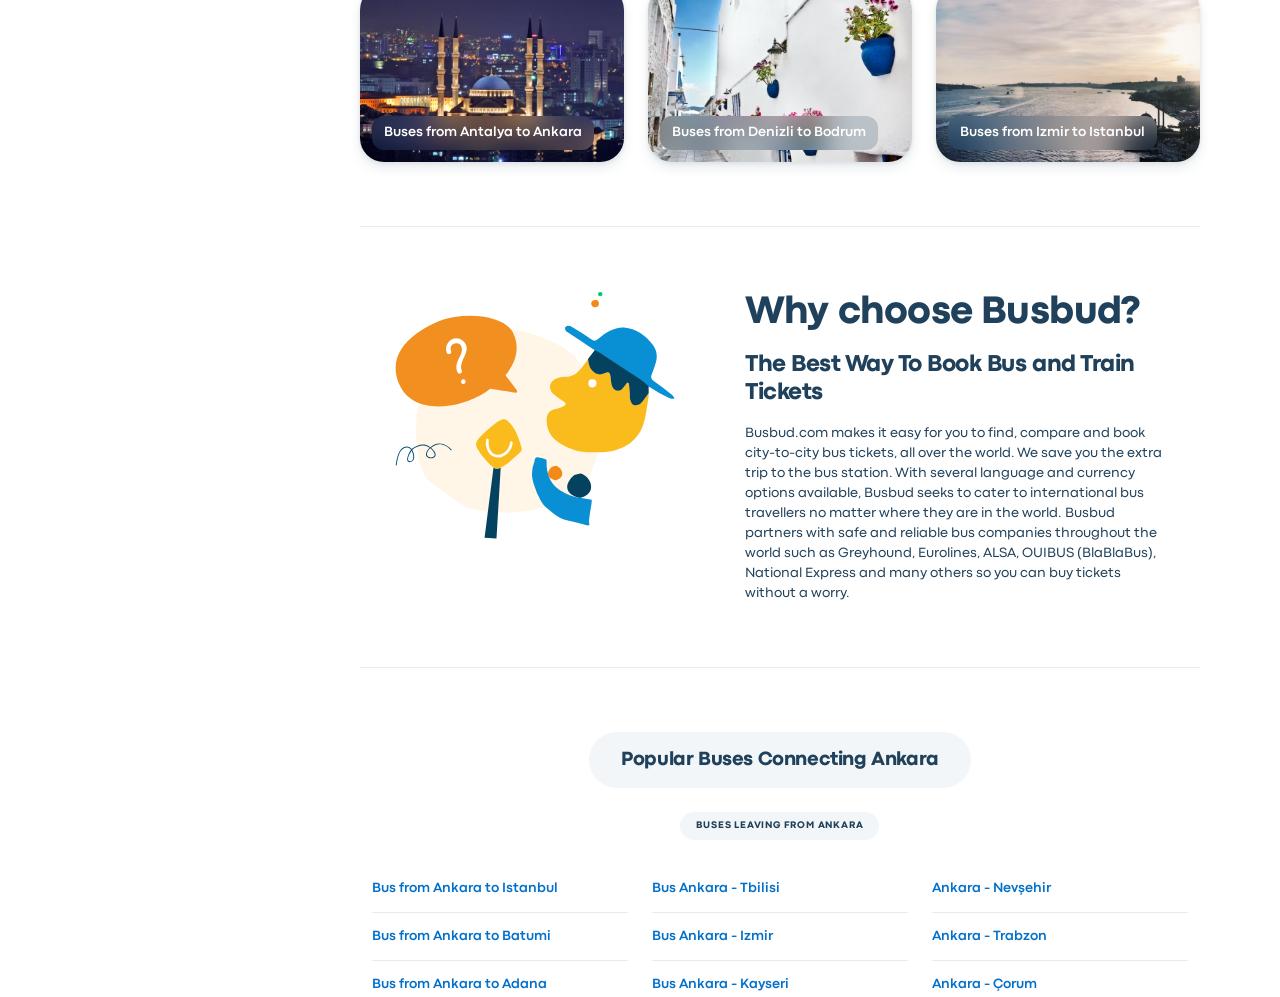  What do you see at coordinates (1050, 132) in the screenshot?
I see `'Buses from Izmir to Istanbul'` at bounding box center [1050, 132].